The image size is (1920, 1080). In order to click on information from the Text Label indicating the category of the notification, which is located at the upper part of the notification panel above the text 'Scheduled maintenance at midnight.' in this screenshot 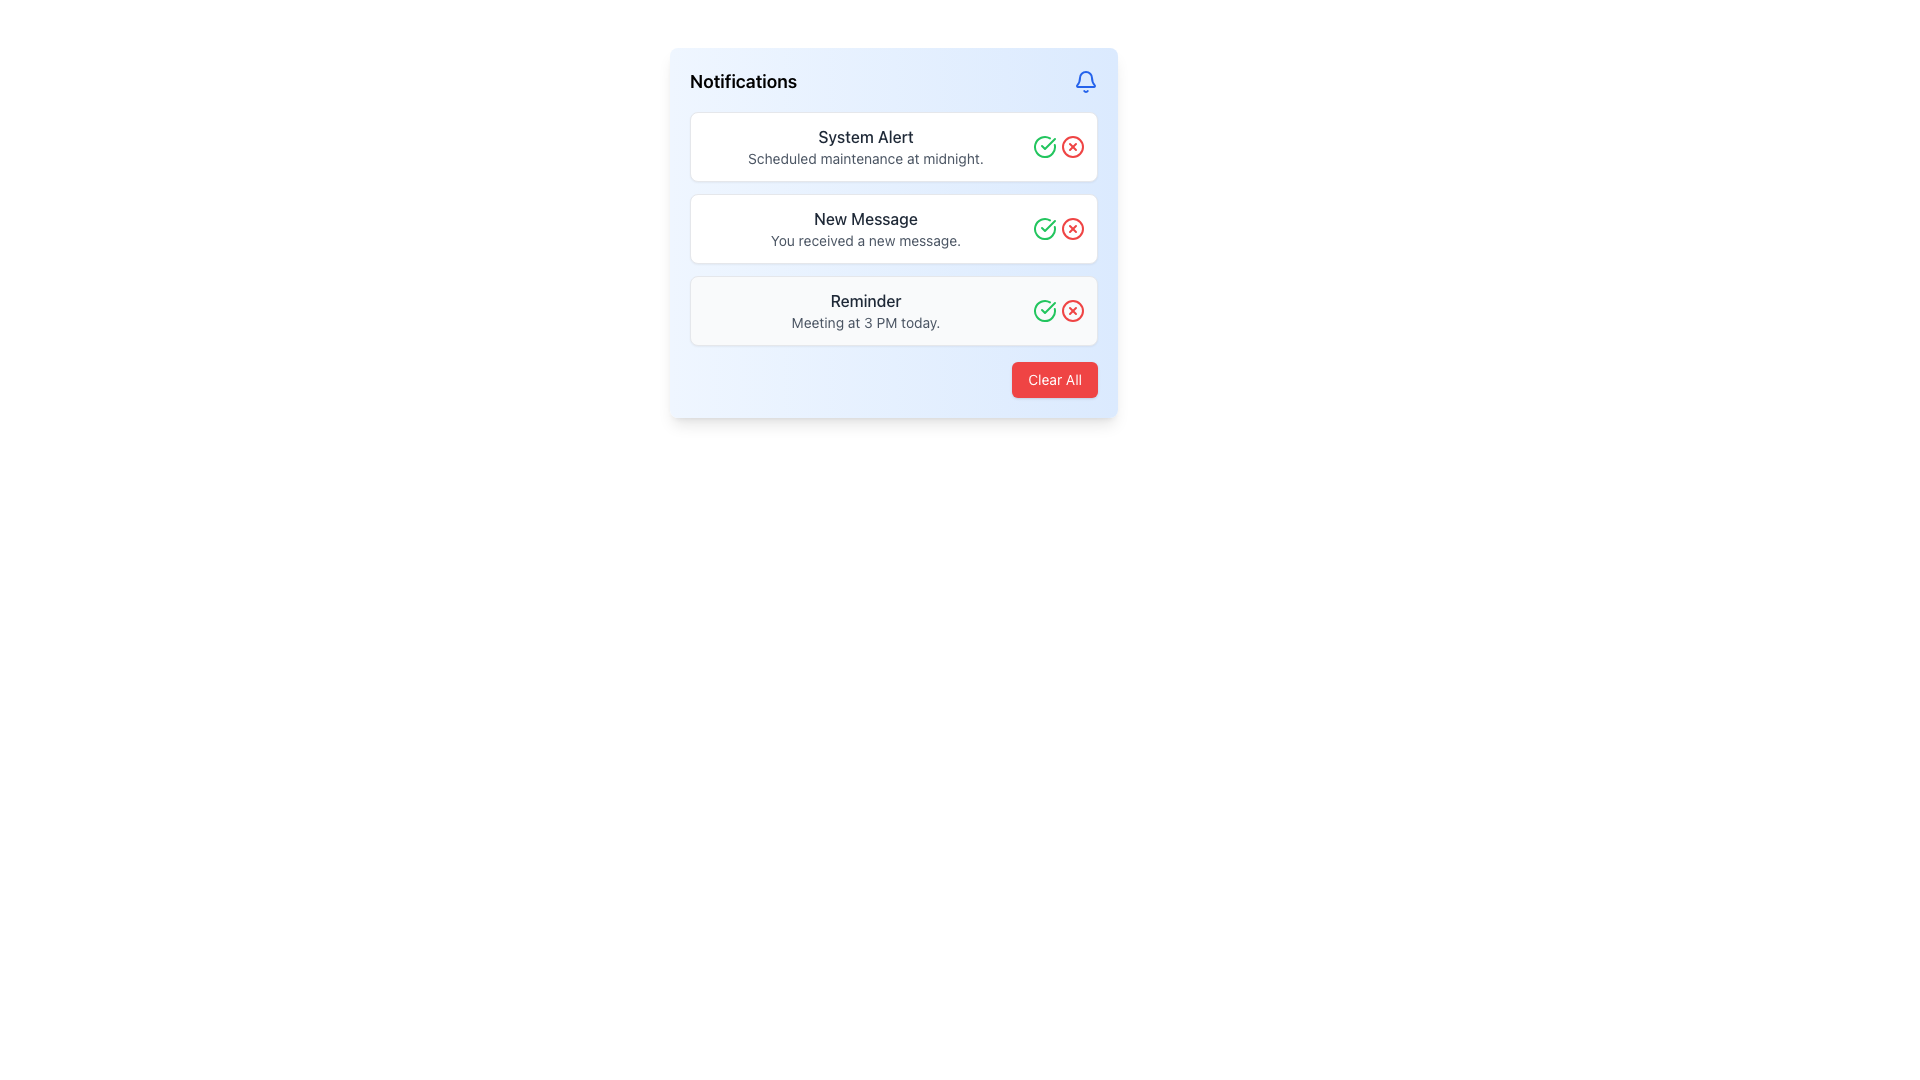, I will do `click(865, 136)`.